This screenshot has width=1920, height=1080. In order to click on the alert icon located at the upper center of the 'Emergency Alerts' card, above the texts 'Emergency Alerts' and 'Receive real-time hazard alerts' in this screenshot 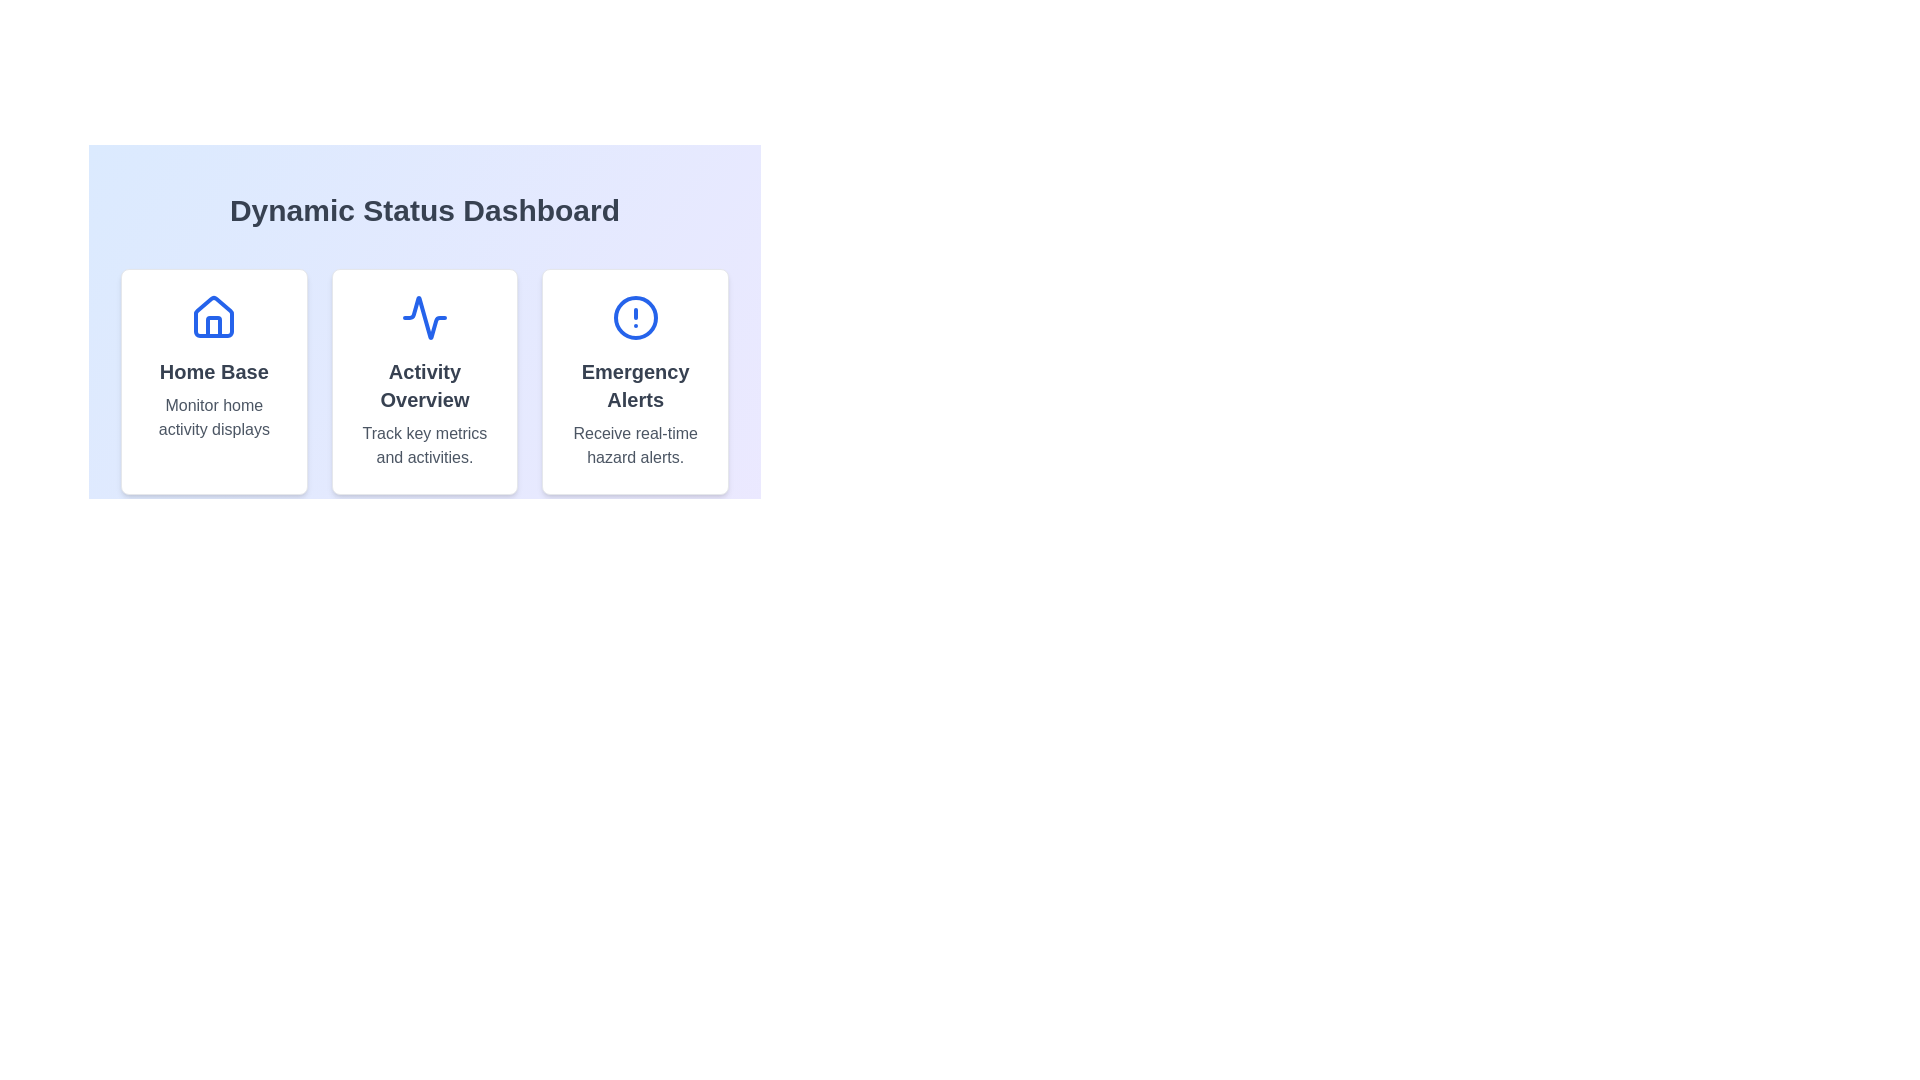, I will do `click(634, 316)`.